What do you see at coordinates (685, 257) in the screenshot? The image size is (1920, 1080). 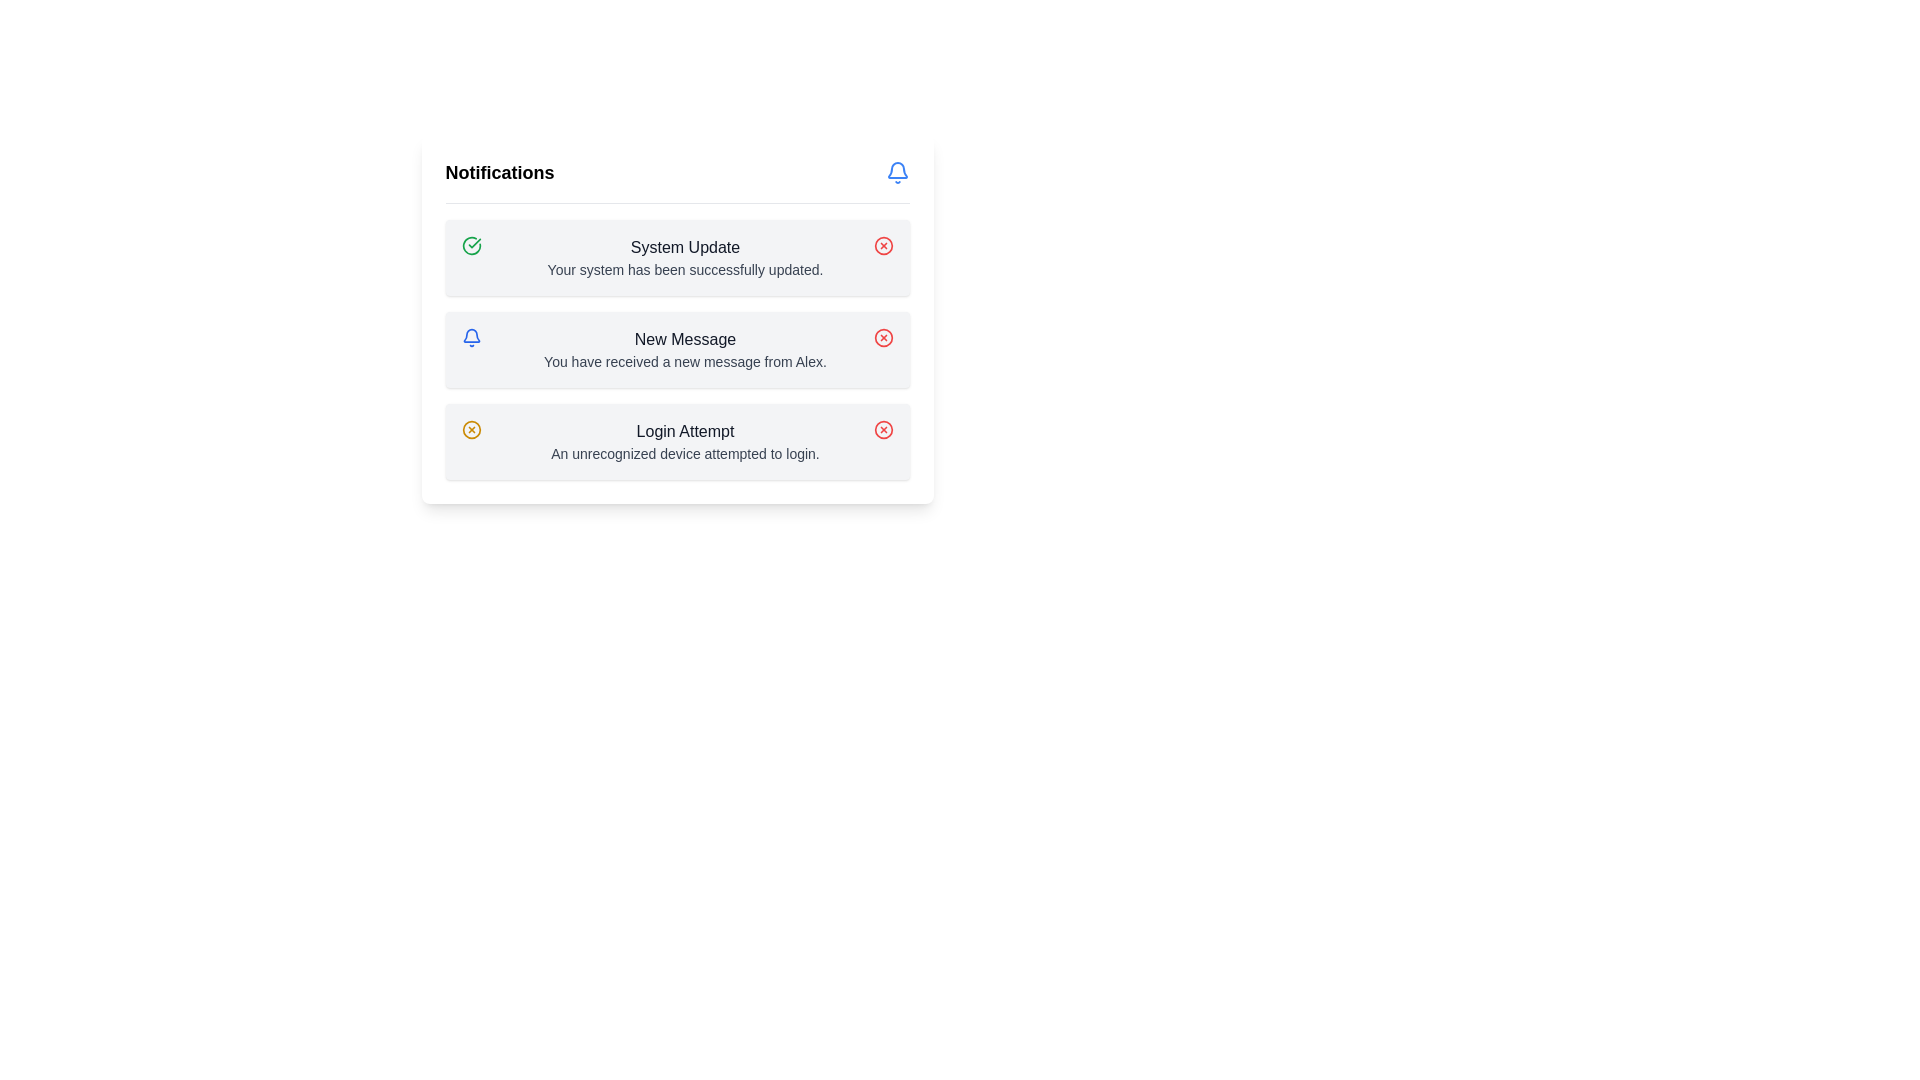 I see `details of the notification header and message indicating a successful system update, which is located in the center of the notification panel above other notifications` at bounding box center [685, 257].